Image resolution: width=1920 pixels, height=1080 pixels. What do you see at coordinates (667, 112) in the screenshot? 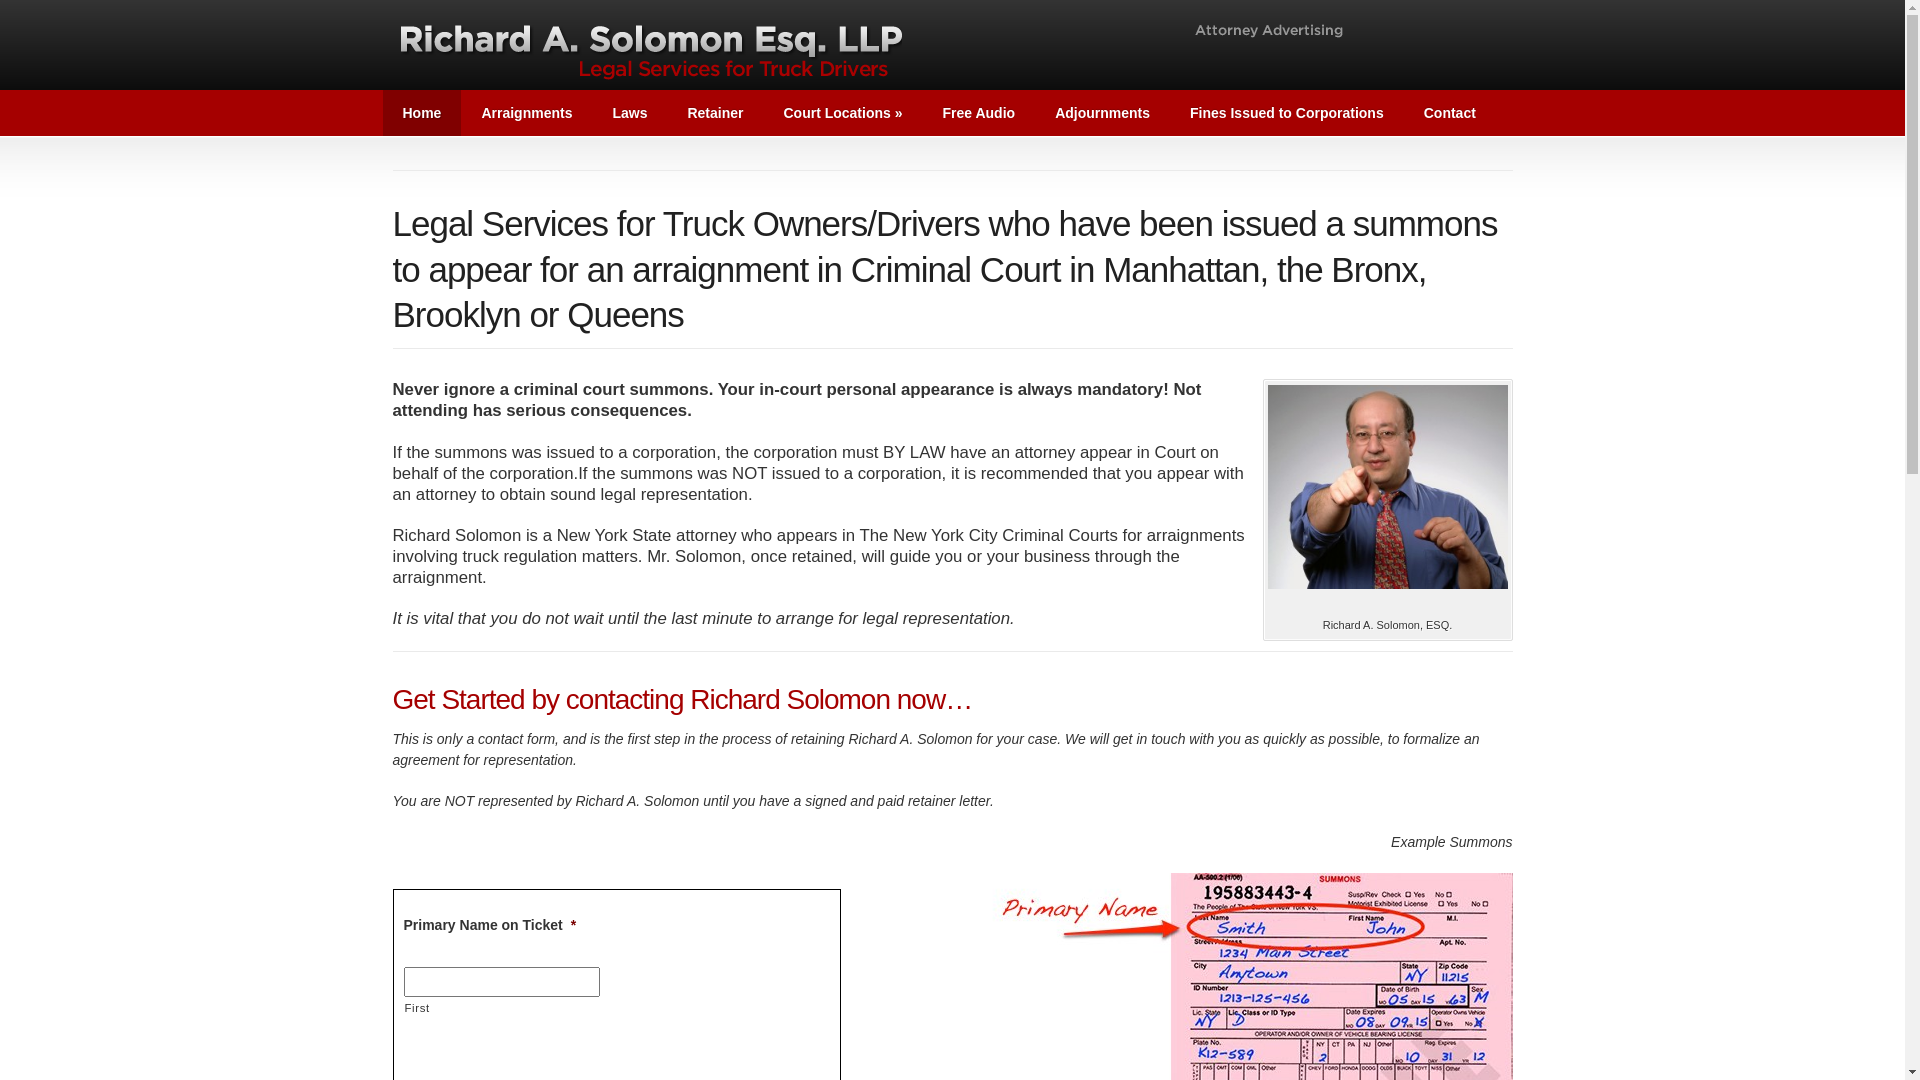
I see `'Retainer'` at bounding box center [667, 112].